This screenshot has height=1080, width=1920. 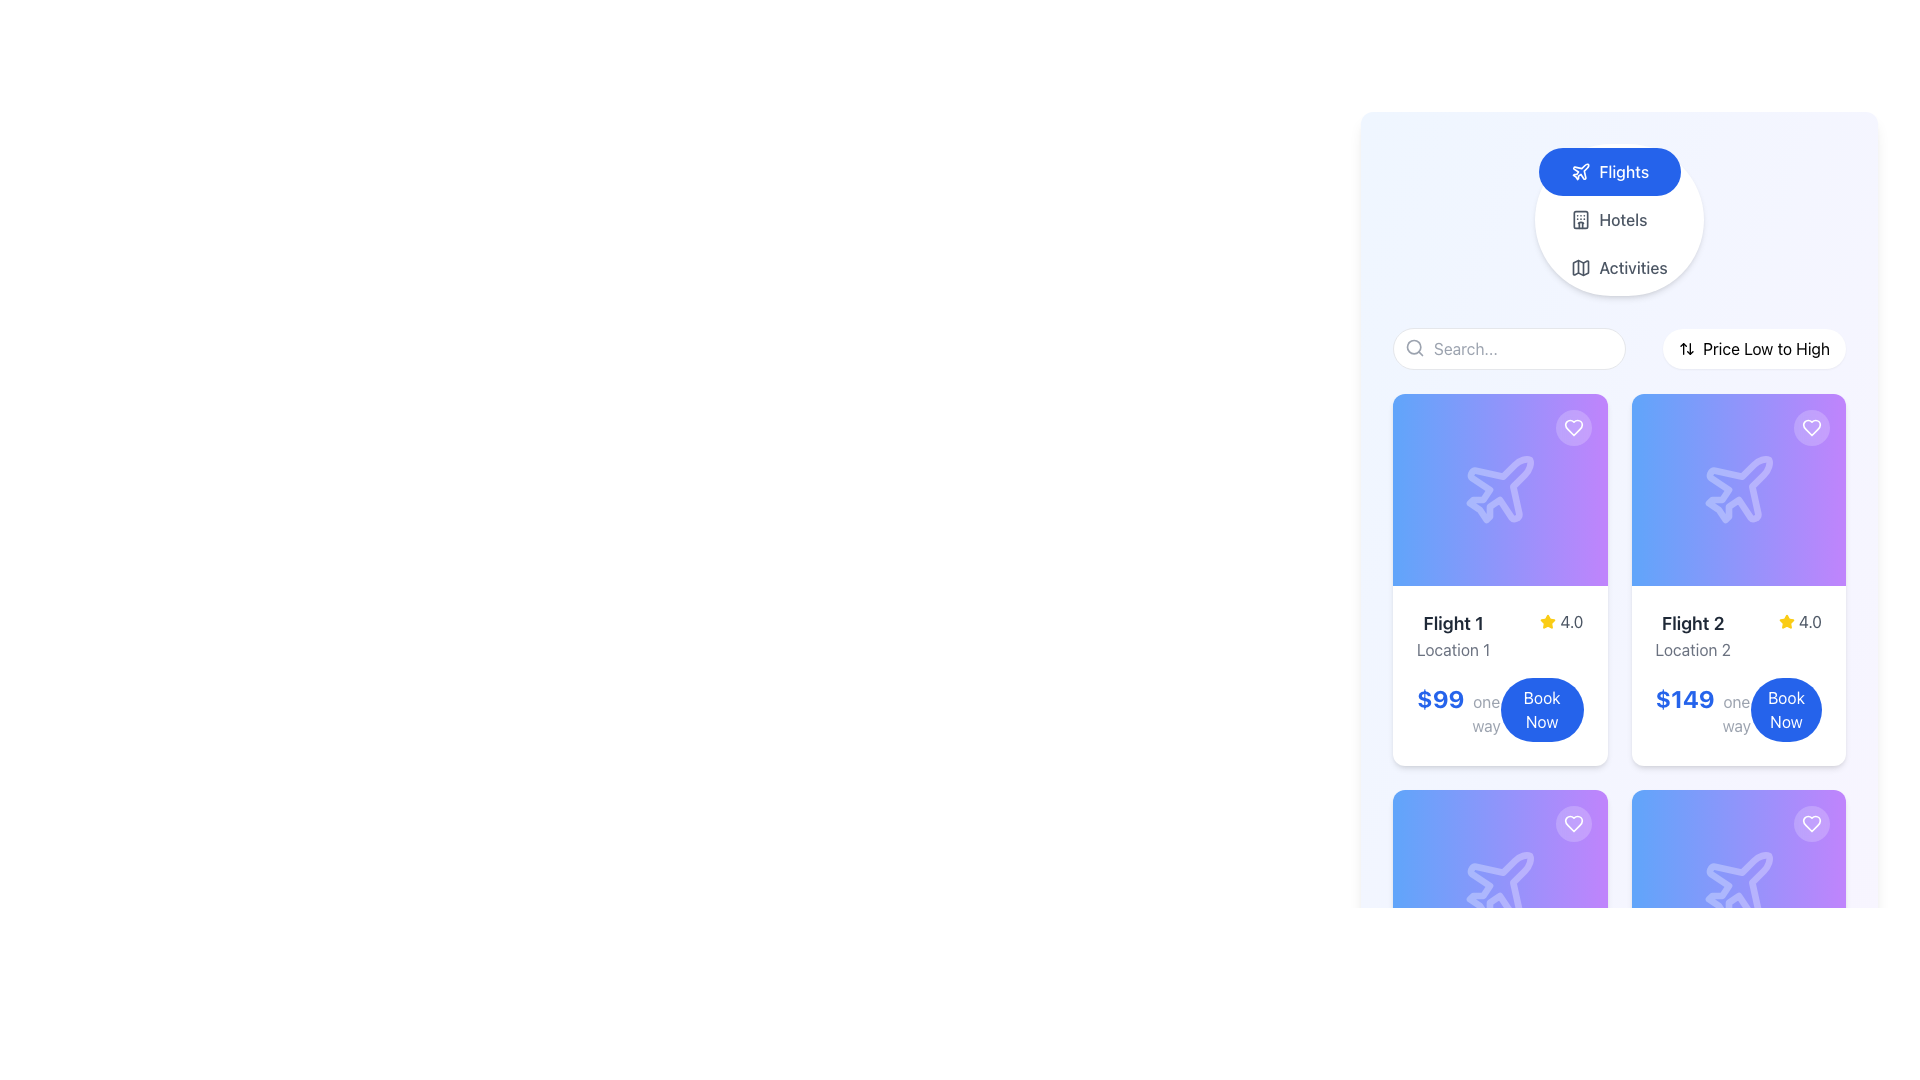 What do you see at coordinates (1547, 620) in the screenshot?
I see `the yellow star icon located near the top-right of the second card in the second column, which signifies a rating or favorite feature` at bounding box center [1547, 620].